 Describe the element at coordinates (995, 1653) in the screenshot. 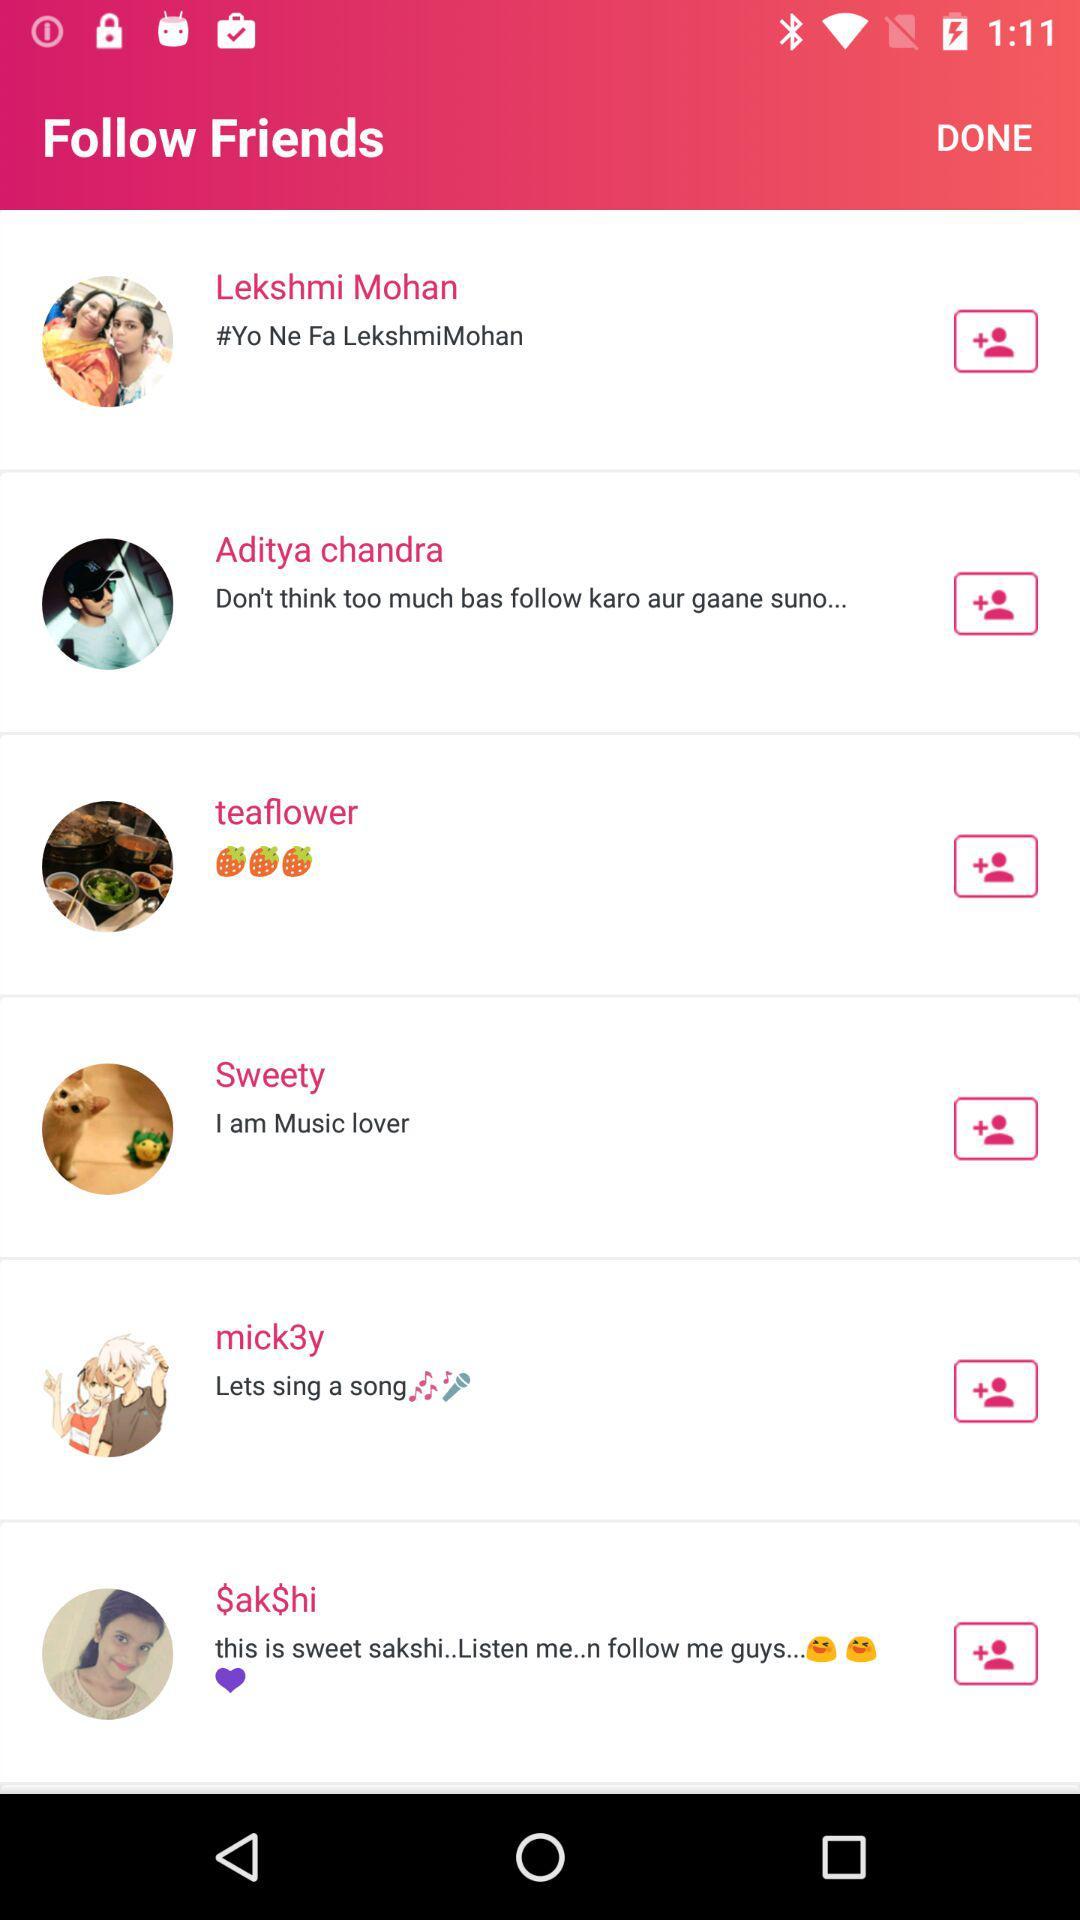

I see `send a friend request` at that location.